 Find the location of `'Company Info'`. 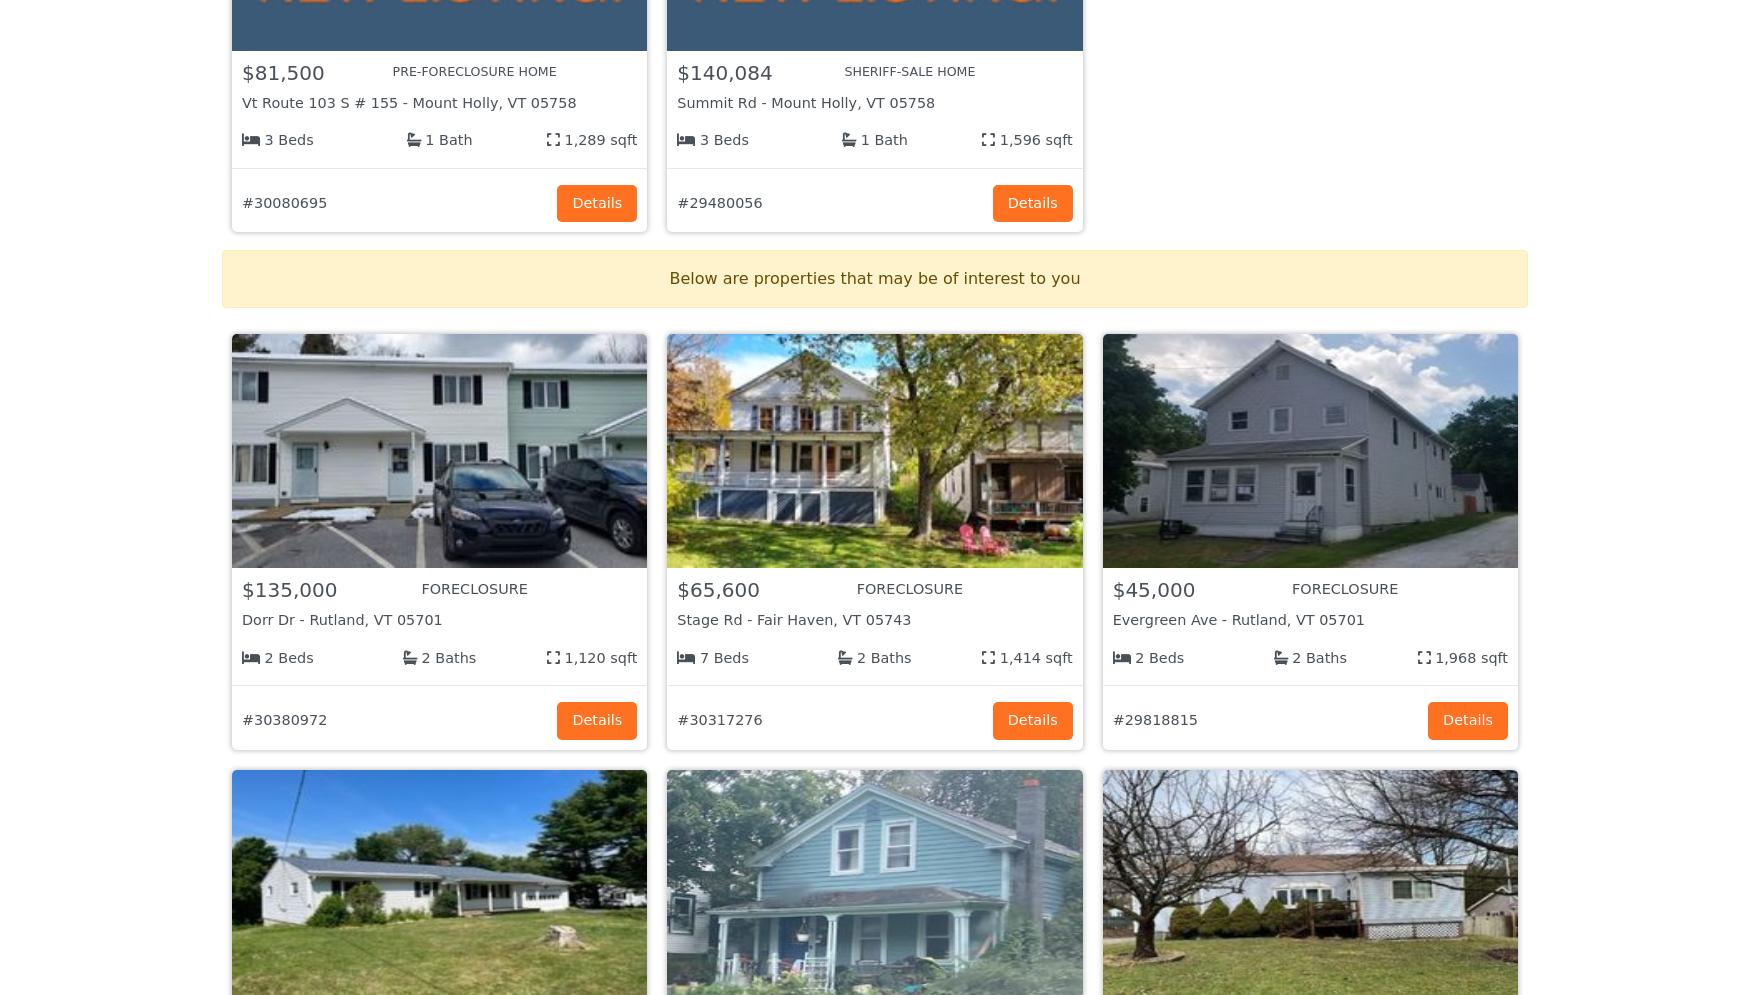

'Company Info' is located at coordinates (763, 743).